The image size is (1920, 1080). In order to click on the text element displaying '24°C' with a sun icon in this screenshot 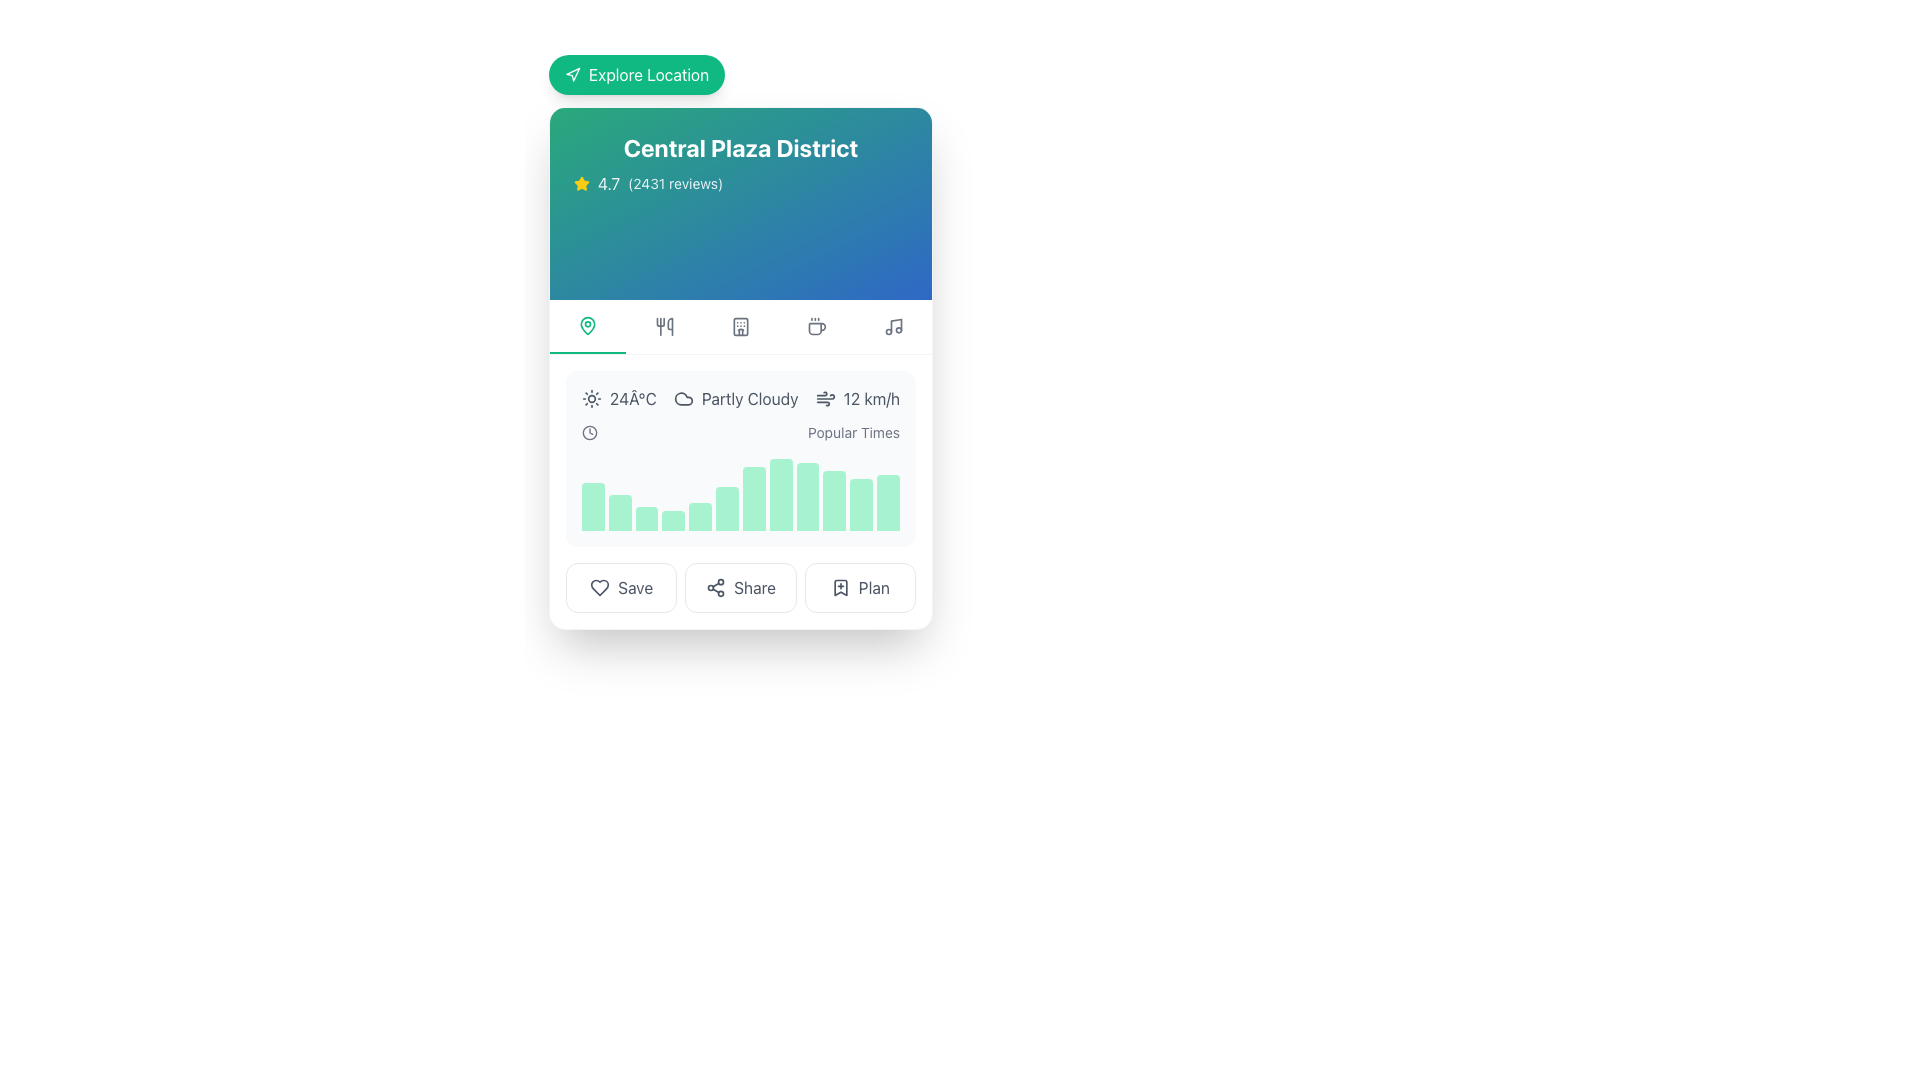, I will do `click(618, 398)`.